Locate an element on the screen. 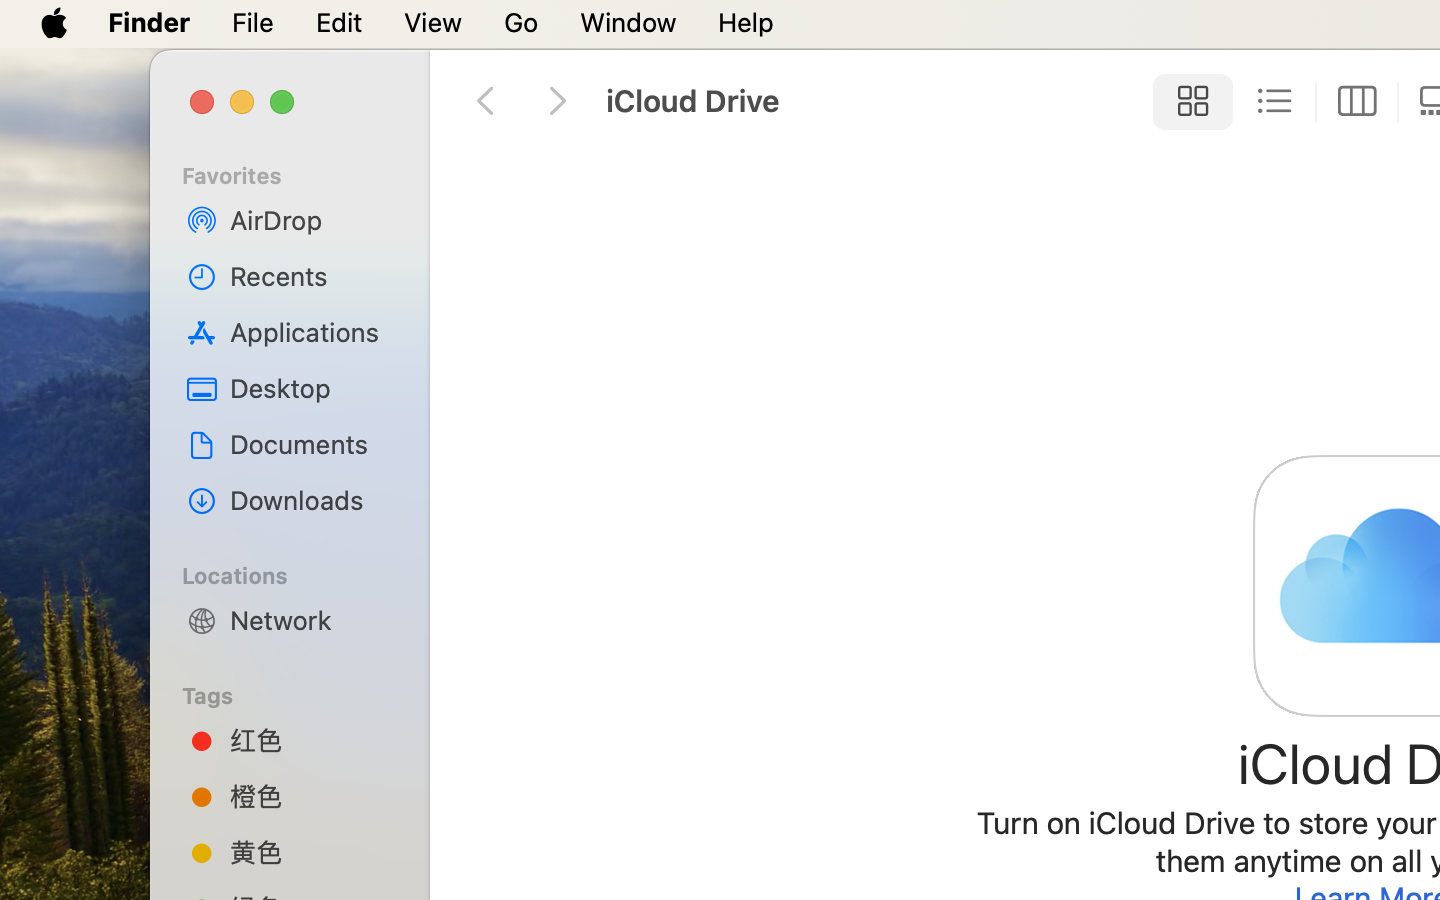 Image resolution: width=1440 pixels, height=900 pixels. 'Tags' is located at coordinates (299, 692).